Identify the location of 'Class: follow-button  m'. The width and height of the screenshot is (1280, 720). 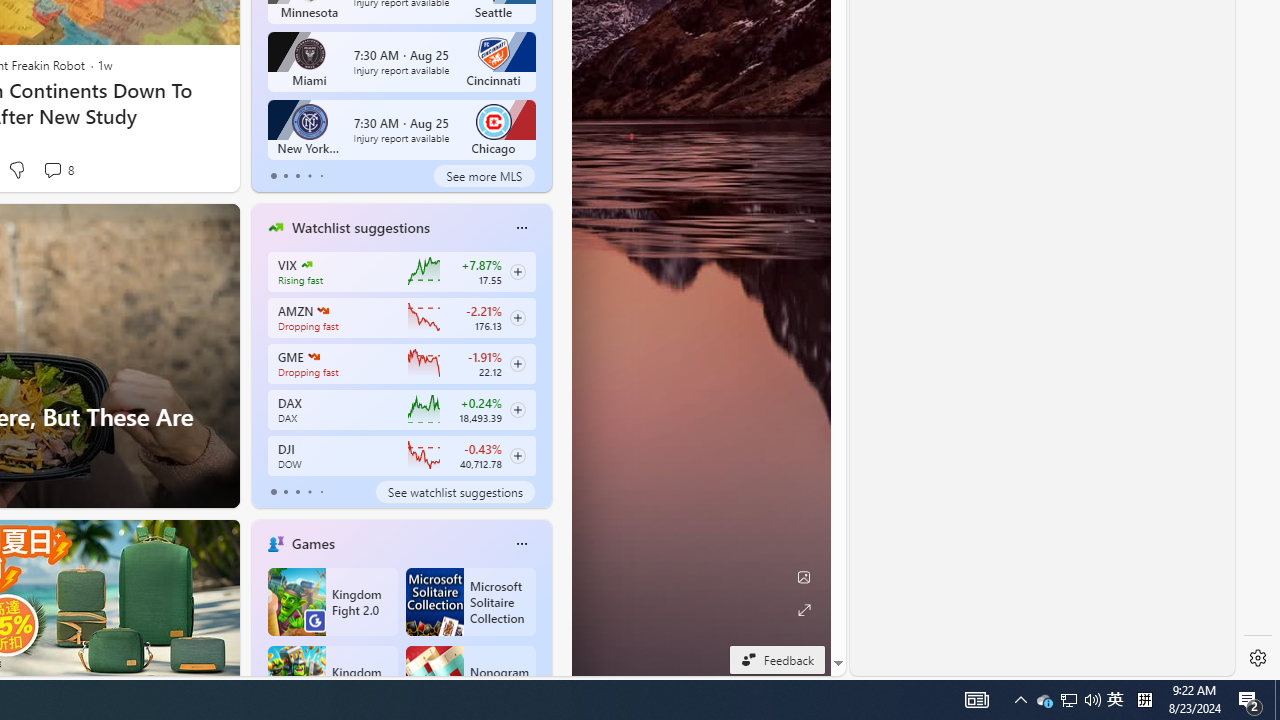
(517, 455).